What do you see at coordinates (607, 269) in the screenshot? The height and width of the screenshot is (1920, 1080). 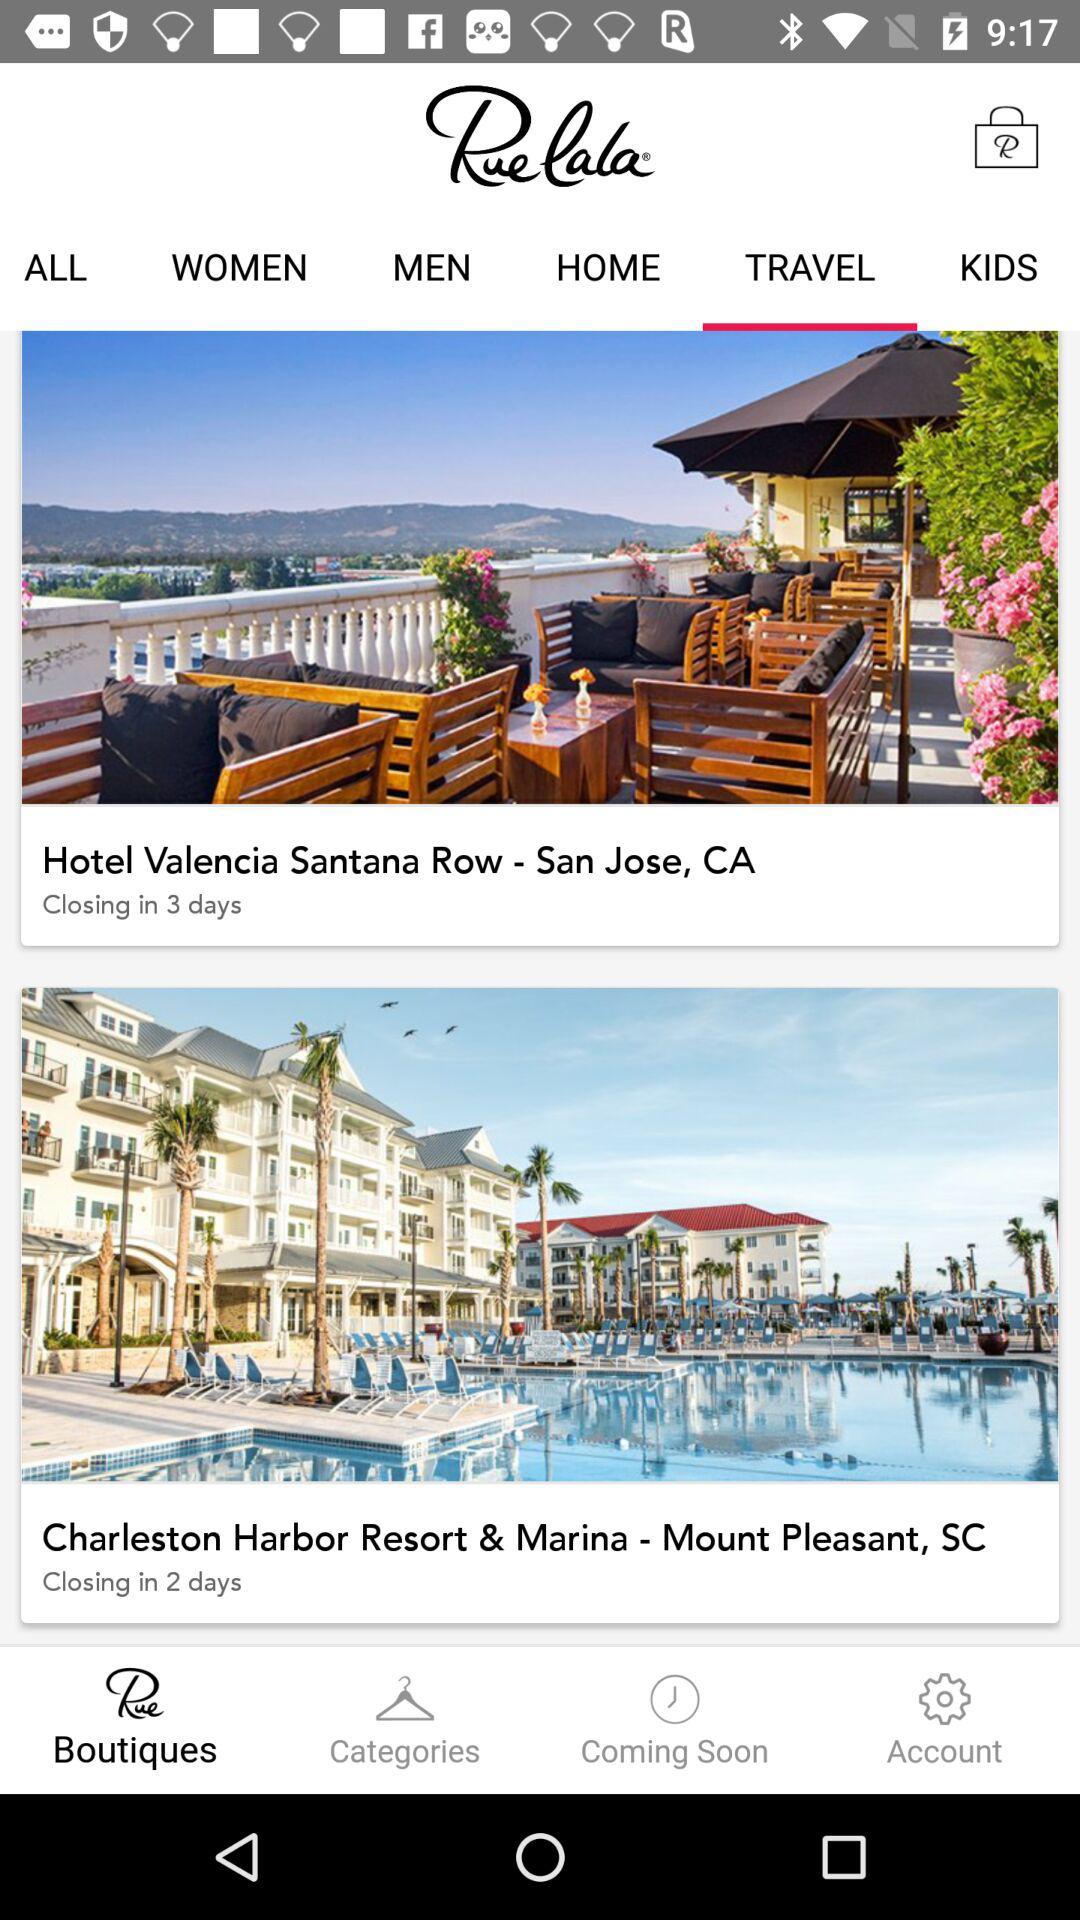 I see `home icon` at bounding box center [607, 269].